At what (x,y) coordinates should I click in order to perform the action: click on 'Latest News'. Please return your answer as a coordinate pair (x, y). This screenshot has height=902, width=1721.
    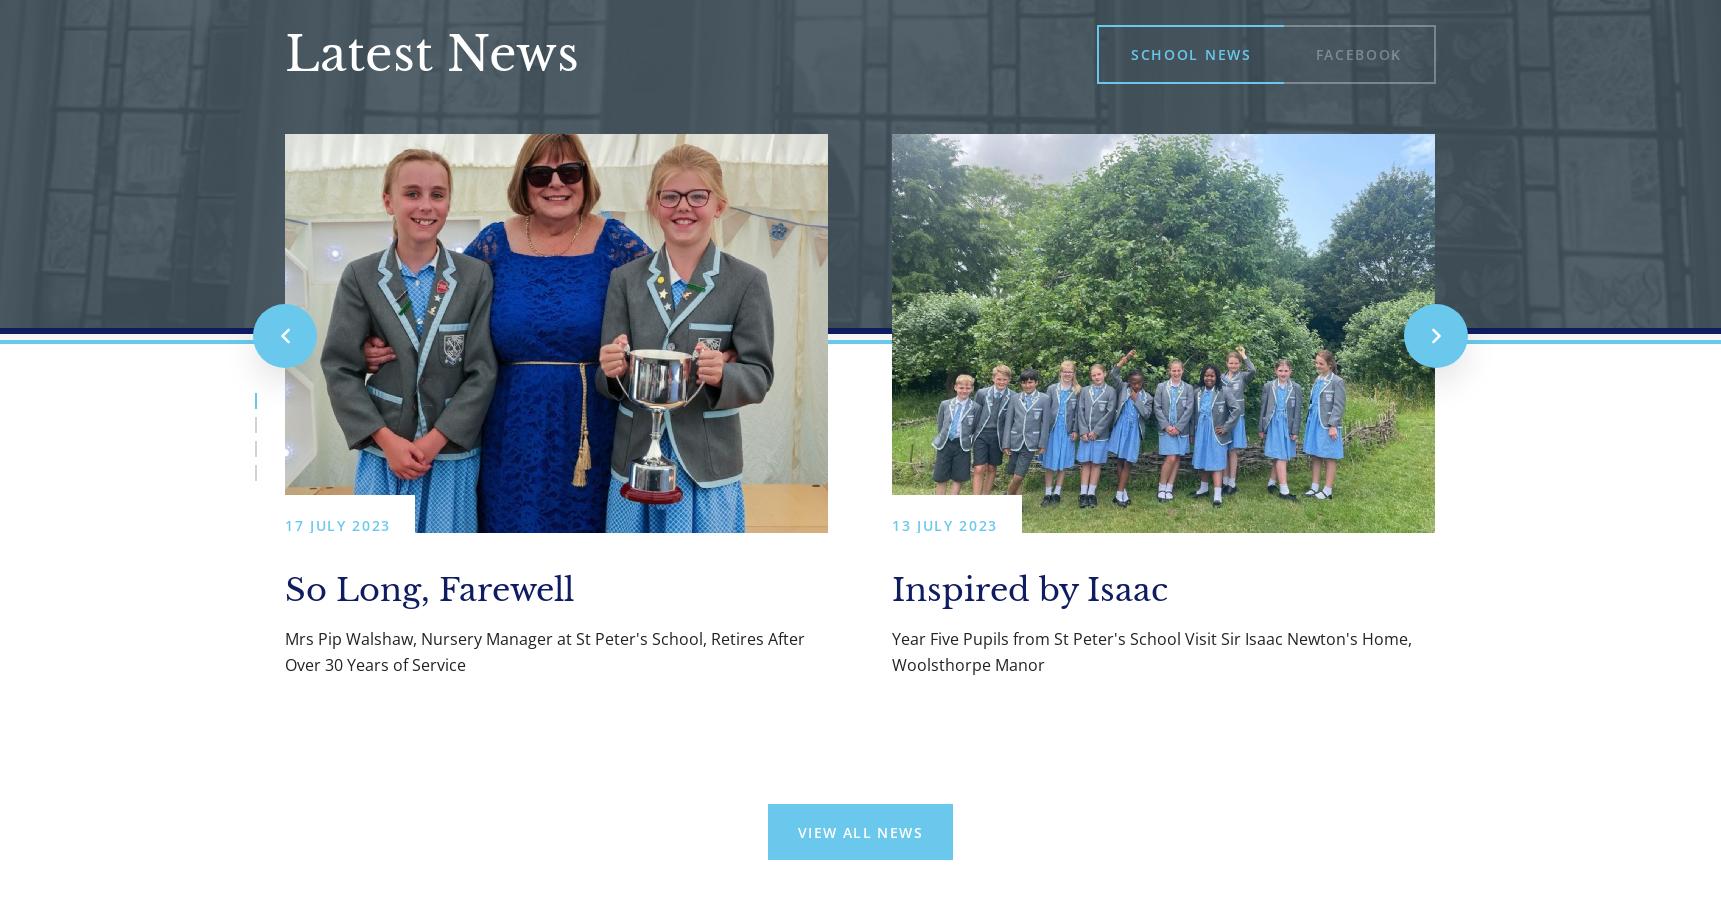
    Looking at the image, I should click on (430, 53).